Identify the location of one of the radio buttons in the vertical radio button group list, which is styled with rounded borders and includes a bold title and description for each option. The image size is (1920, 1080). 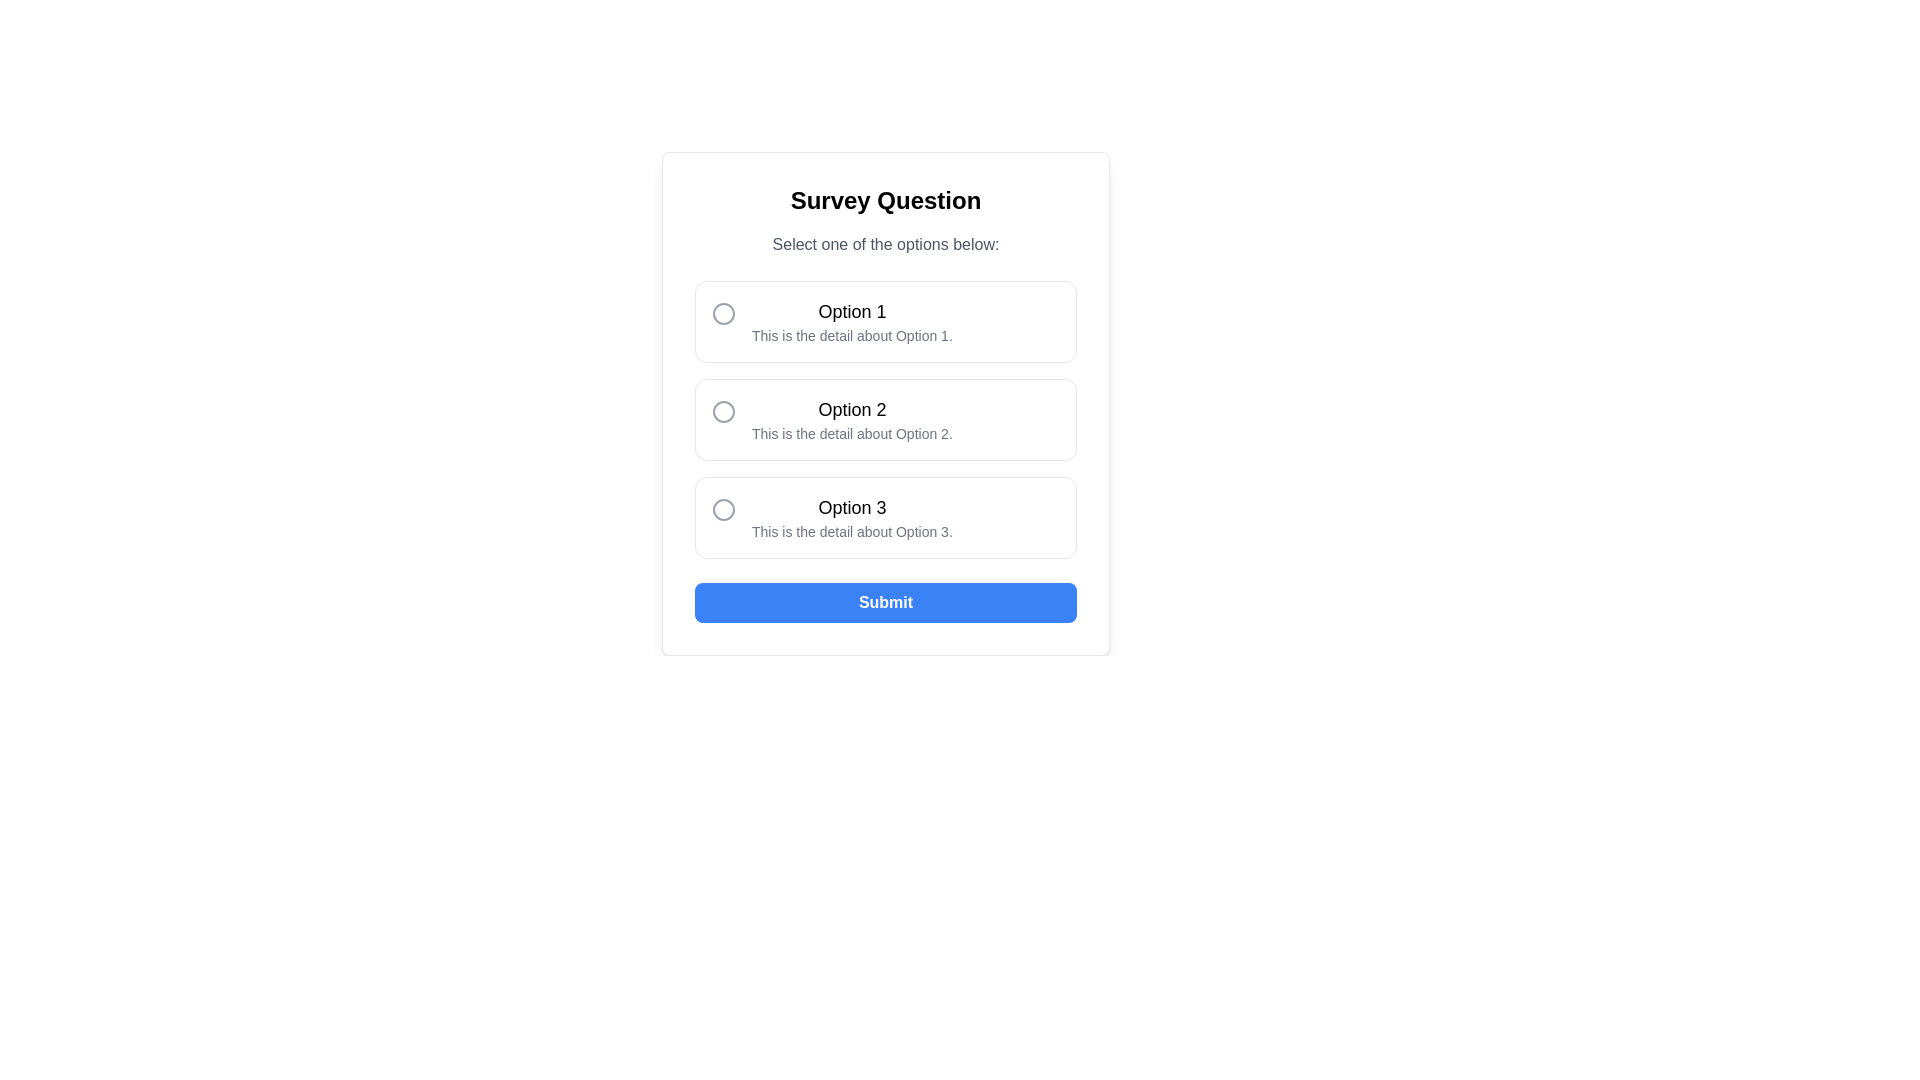
(885, 419).